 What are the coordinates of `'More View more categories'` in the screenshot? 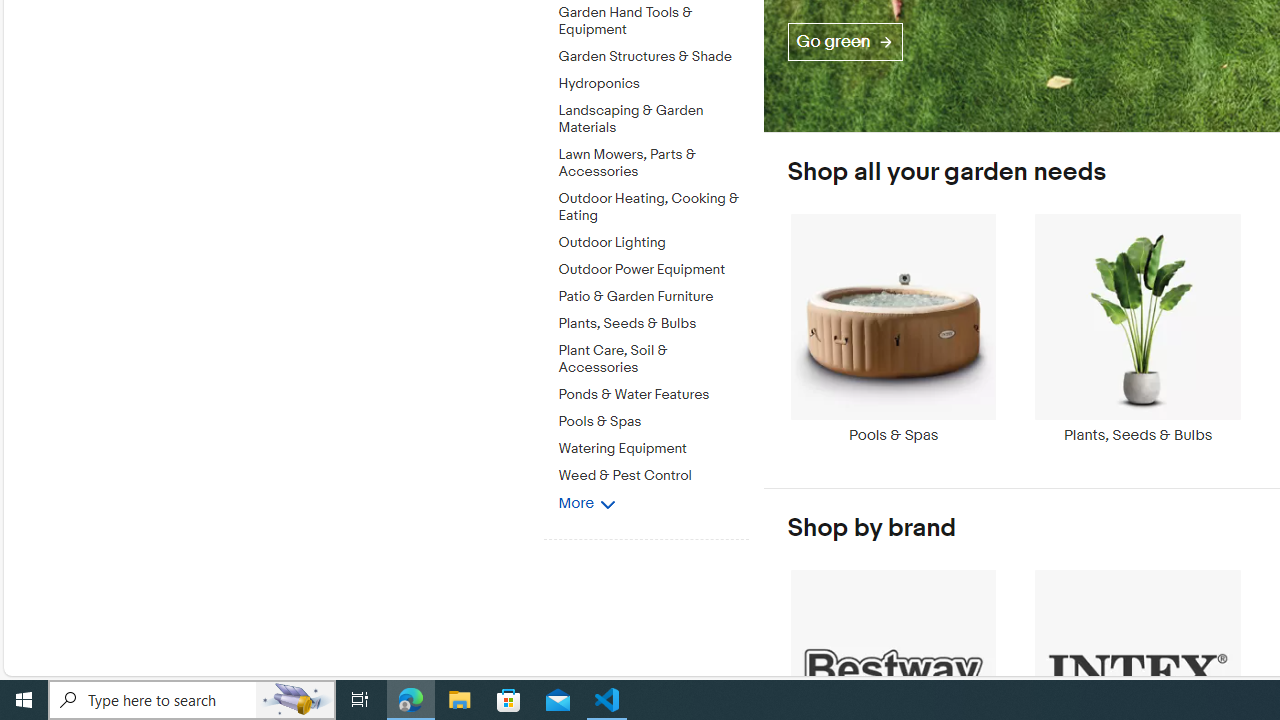 It's located at (585, 502).